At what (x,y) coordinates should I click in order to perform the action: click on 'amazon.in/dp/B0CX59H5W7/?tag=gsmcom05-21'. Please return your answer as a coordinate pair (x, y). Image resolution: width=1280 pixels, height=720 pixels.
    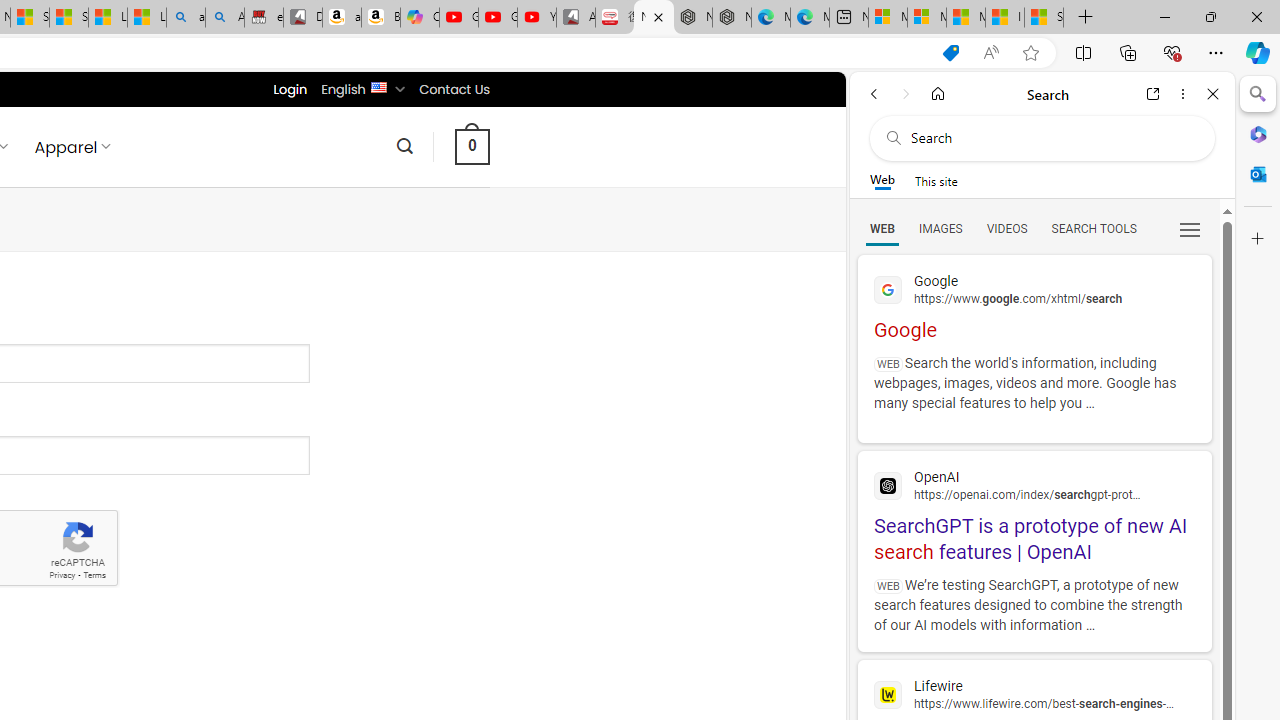
    Looking at the image, I should click on (341, 17).